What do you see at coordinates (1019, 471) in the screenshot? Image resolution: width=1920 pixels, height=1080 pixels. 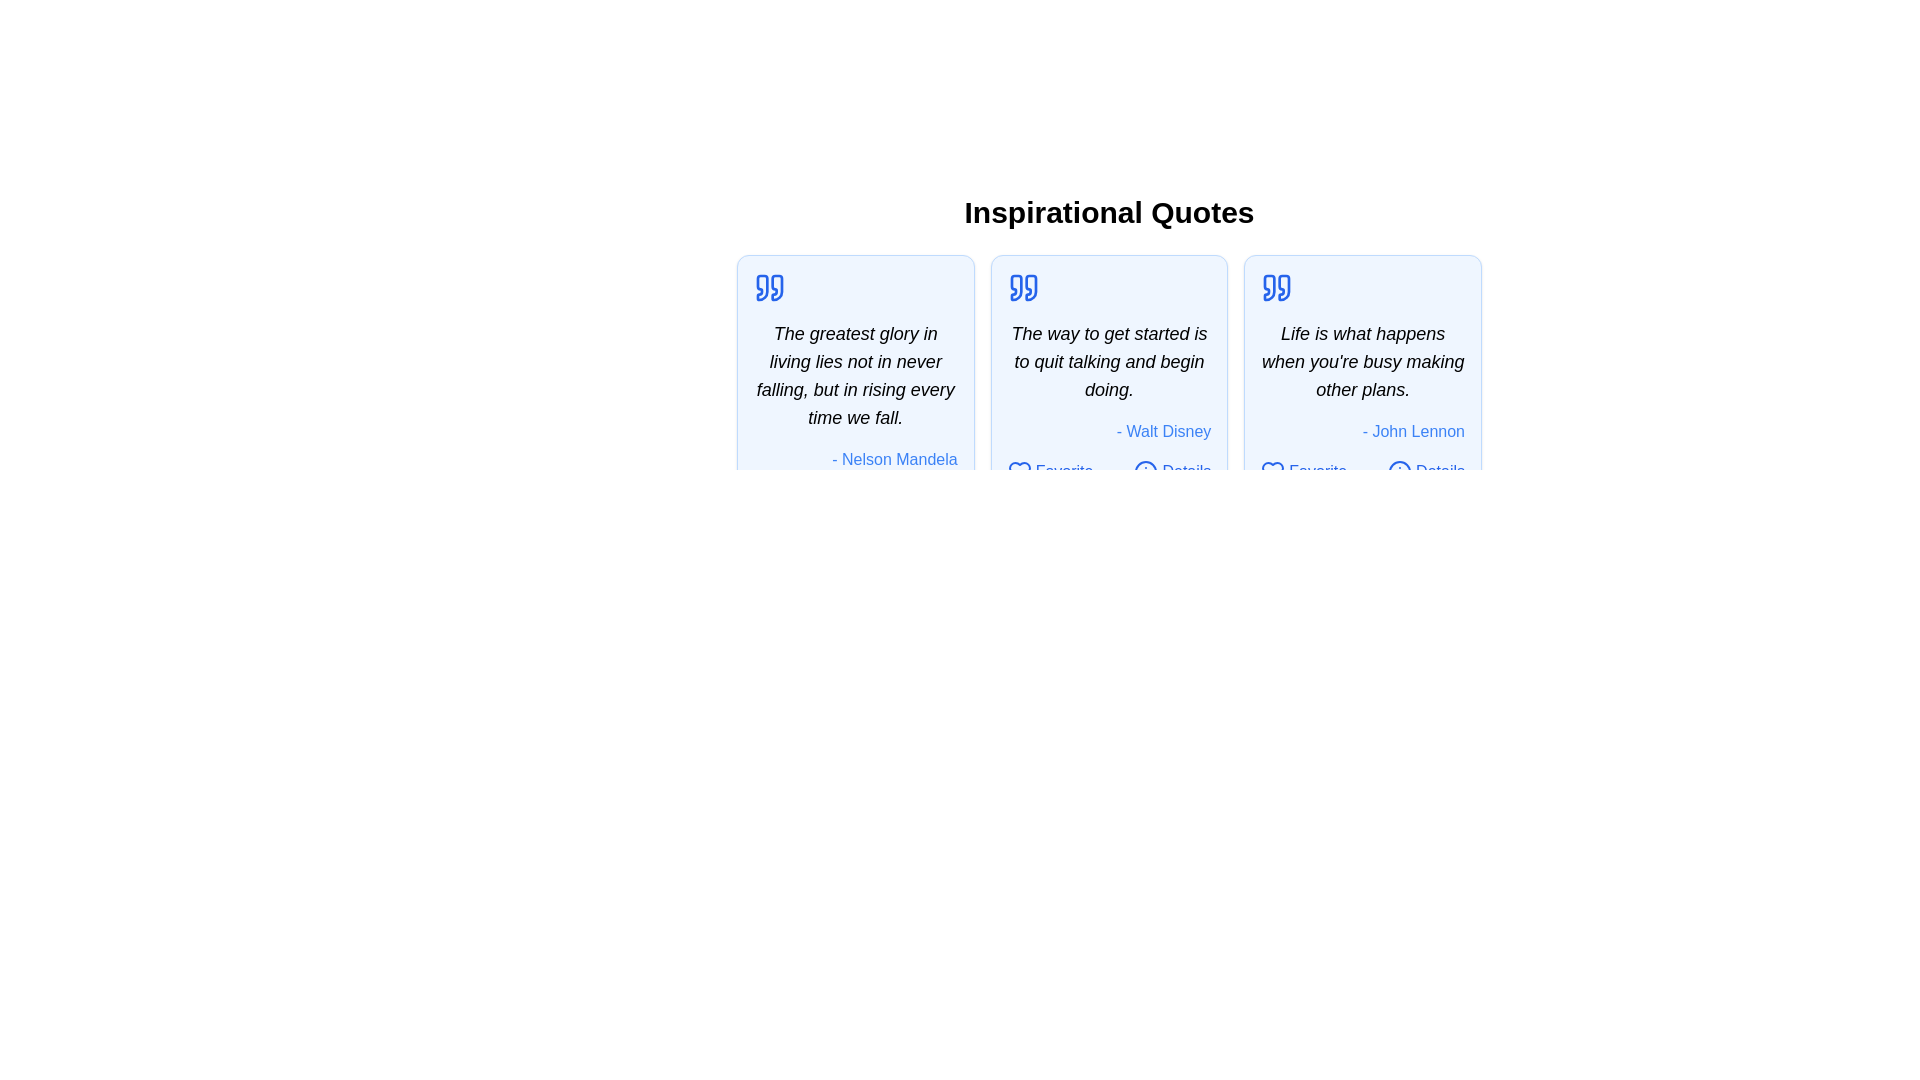 I see `the heart-shaped SVG icon styled with a blue stroke outline located in the second card, near the text 'Favorite'` at bounding box center [1019, 471].